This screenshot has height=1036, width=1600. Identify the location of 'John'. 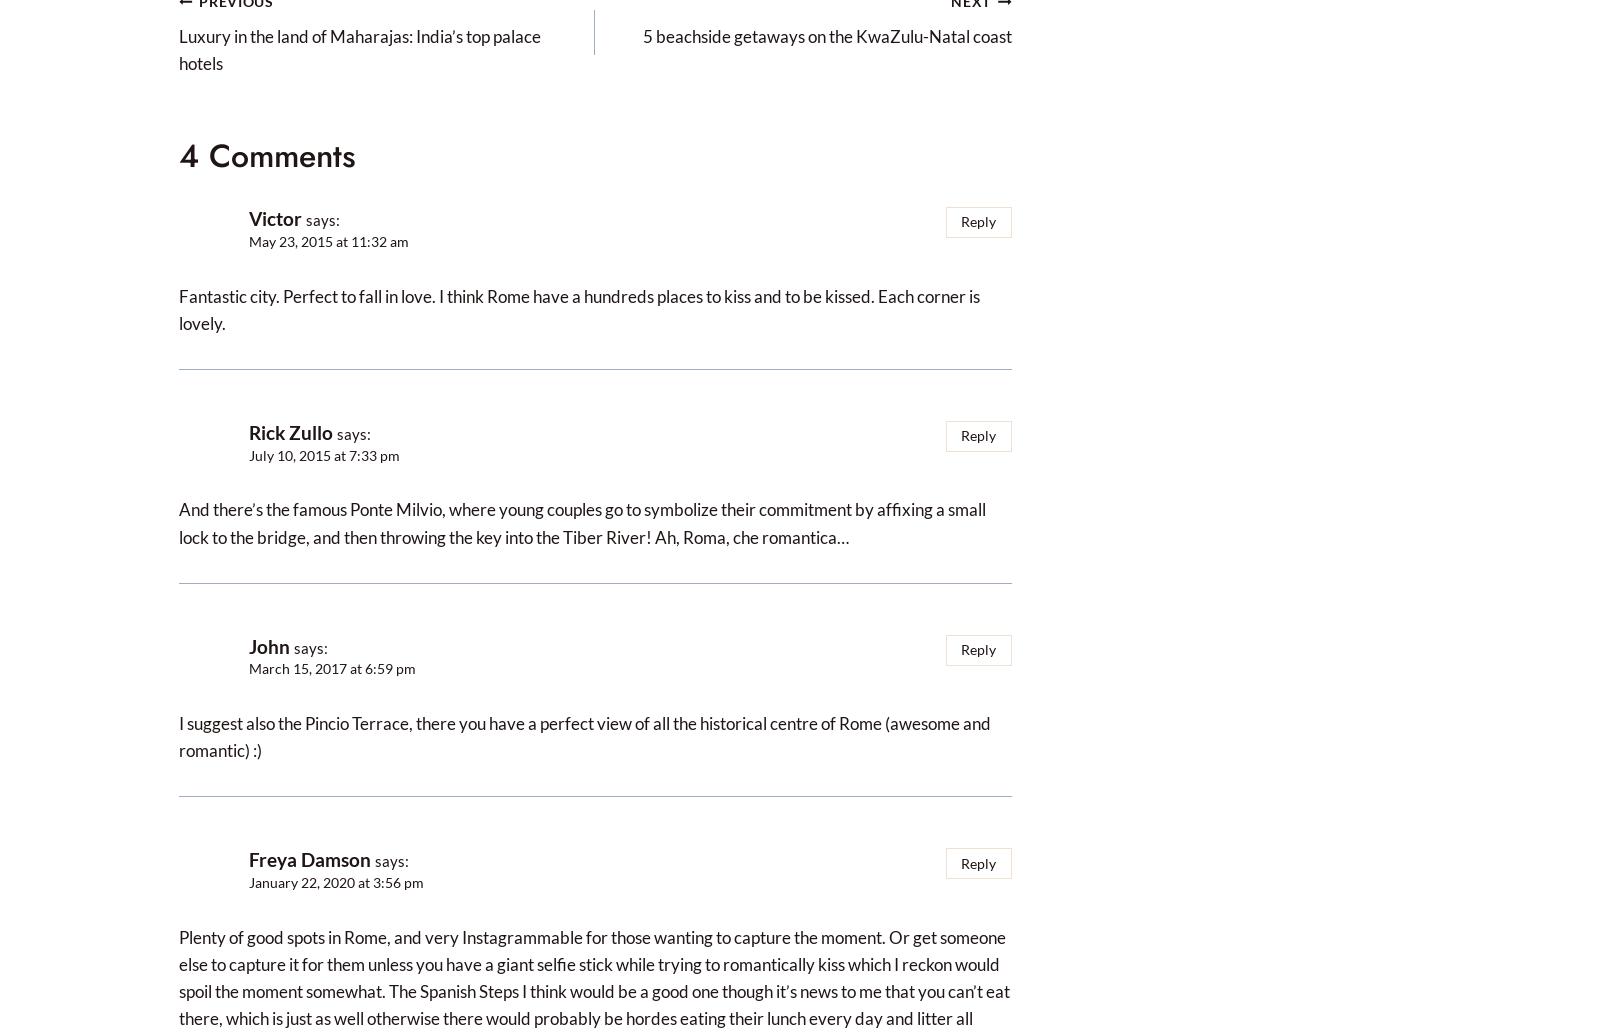
(269, 645).